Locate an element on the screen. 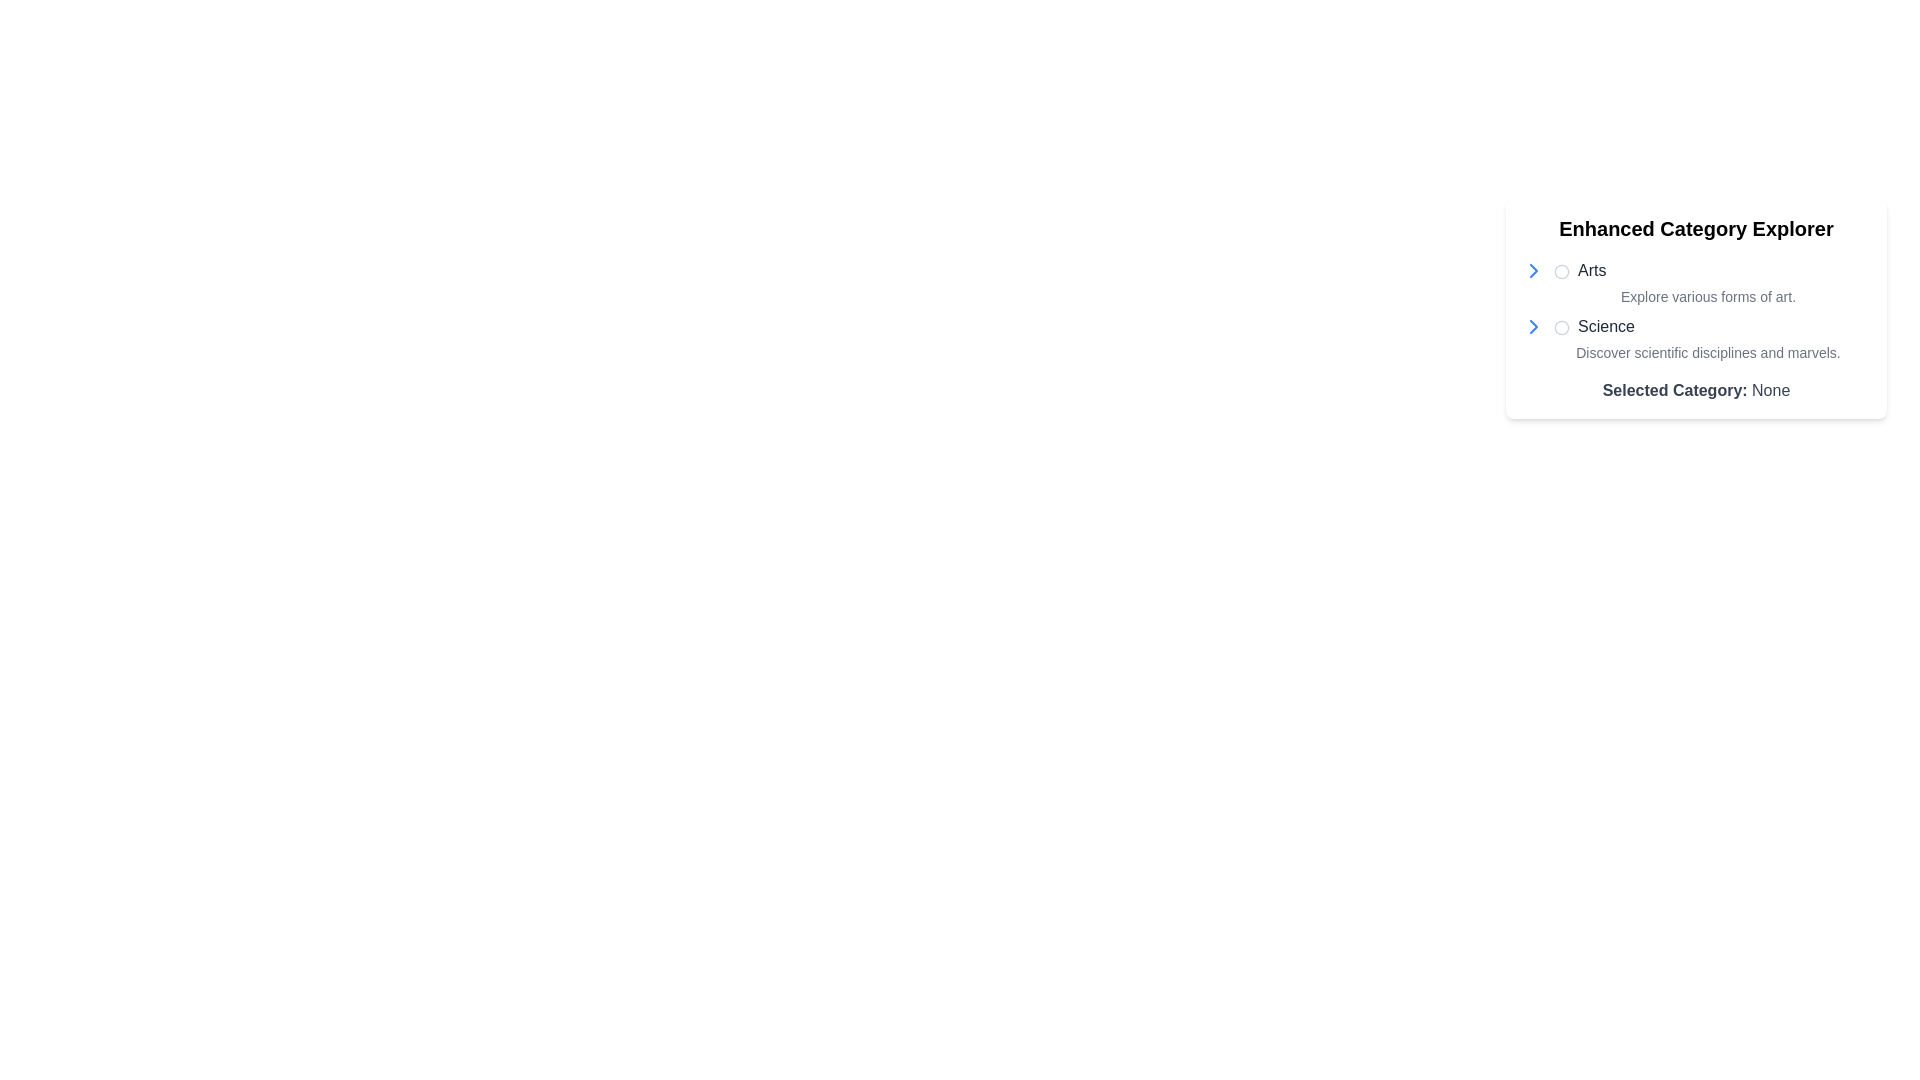  text header 'Enhanced Category Explorer', which is a bold and larger font title at the top of a card-like UI component with a white background is located at coordinates (1695, 227).